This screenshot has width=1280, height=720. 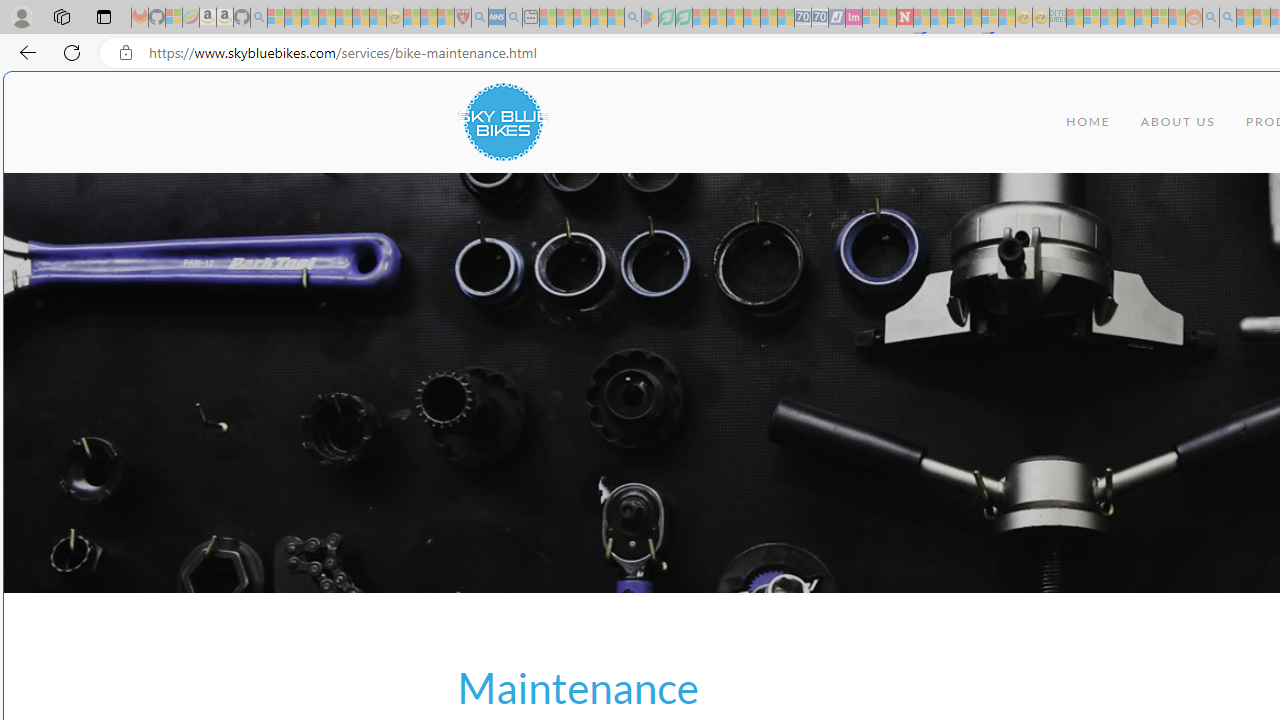 What do you see at coordinates (1178, 122) in the screenshot?
I see `'ABOUT US'` at bounding box center [1178, 122].